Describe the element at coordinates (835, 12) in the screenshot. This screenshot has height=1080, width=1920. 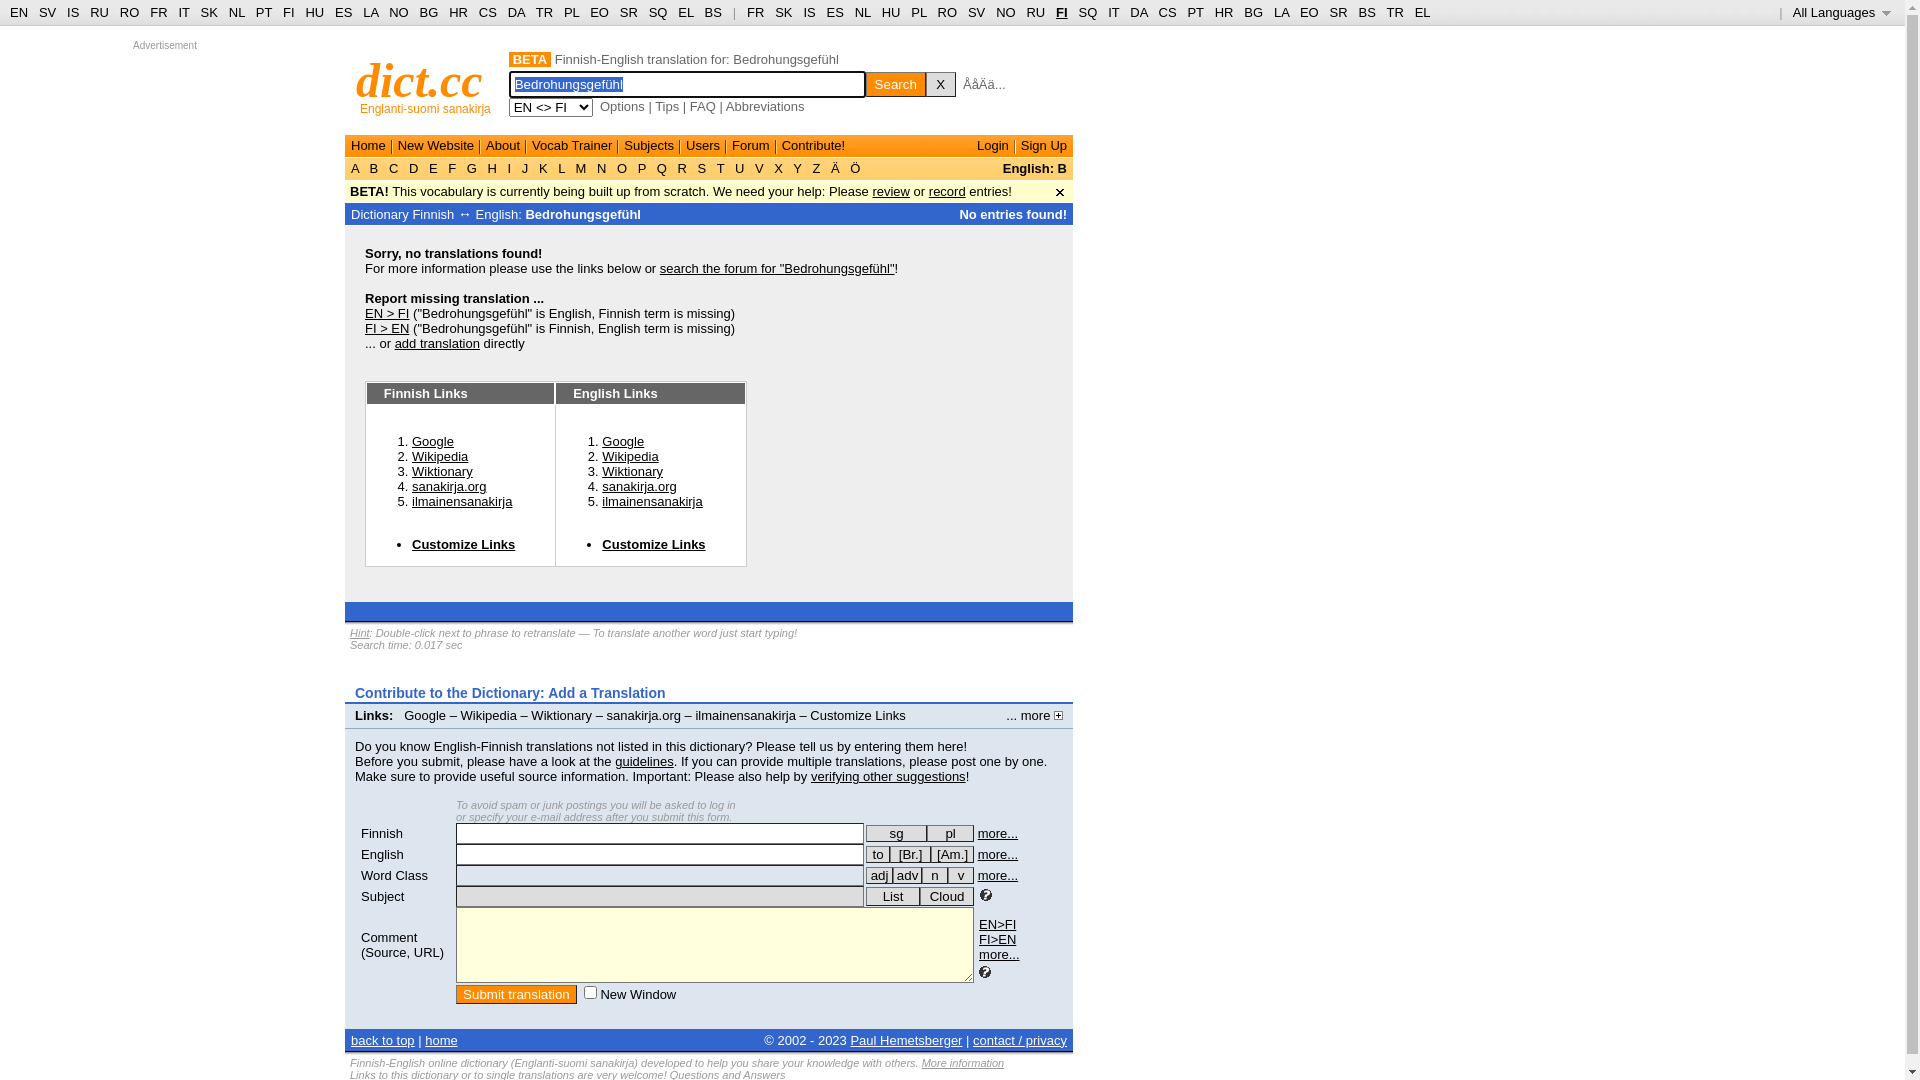
I see `'ES'` at that location.